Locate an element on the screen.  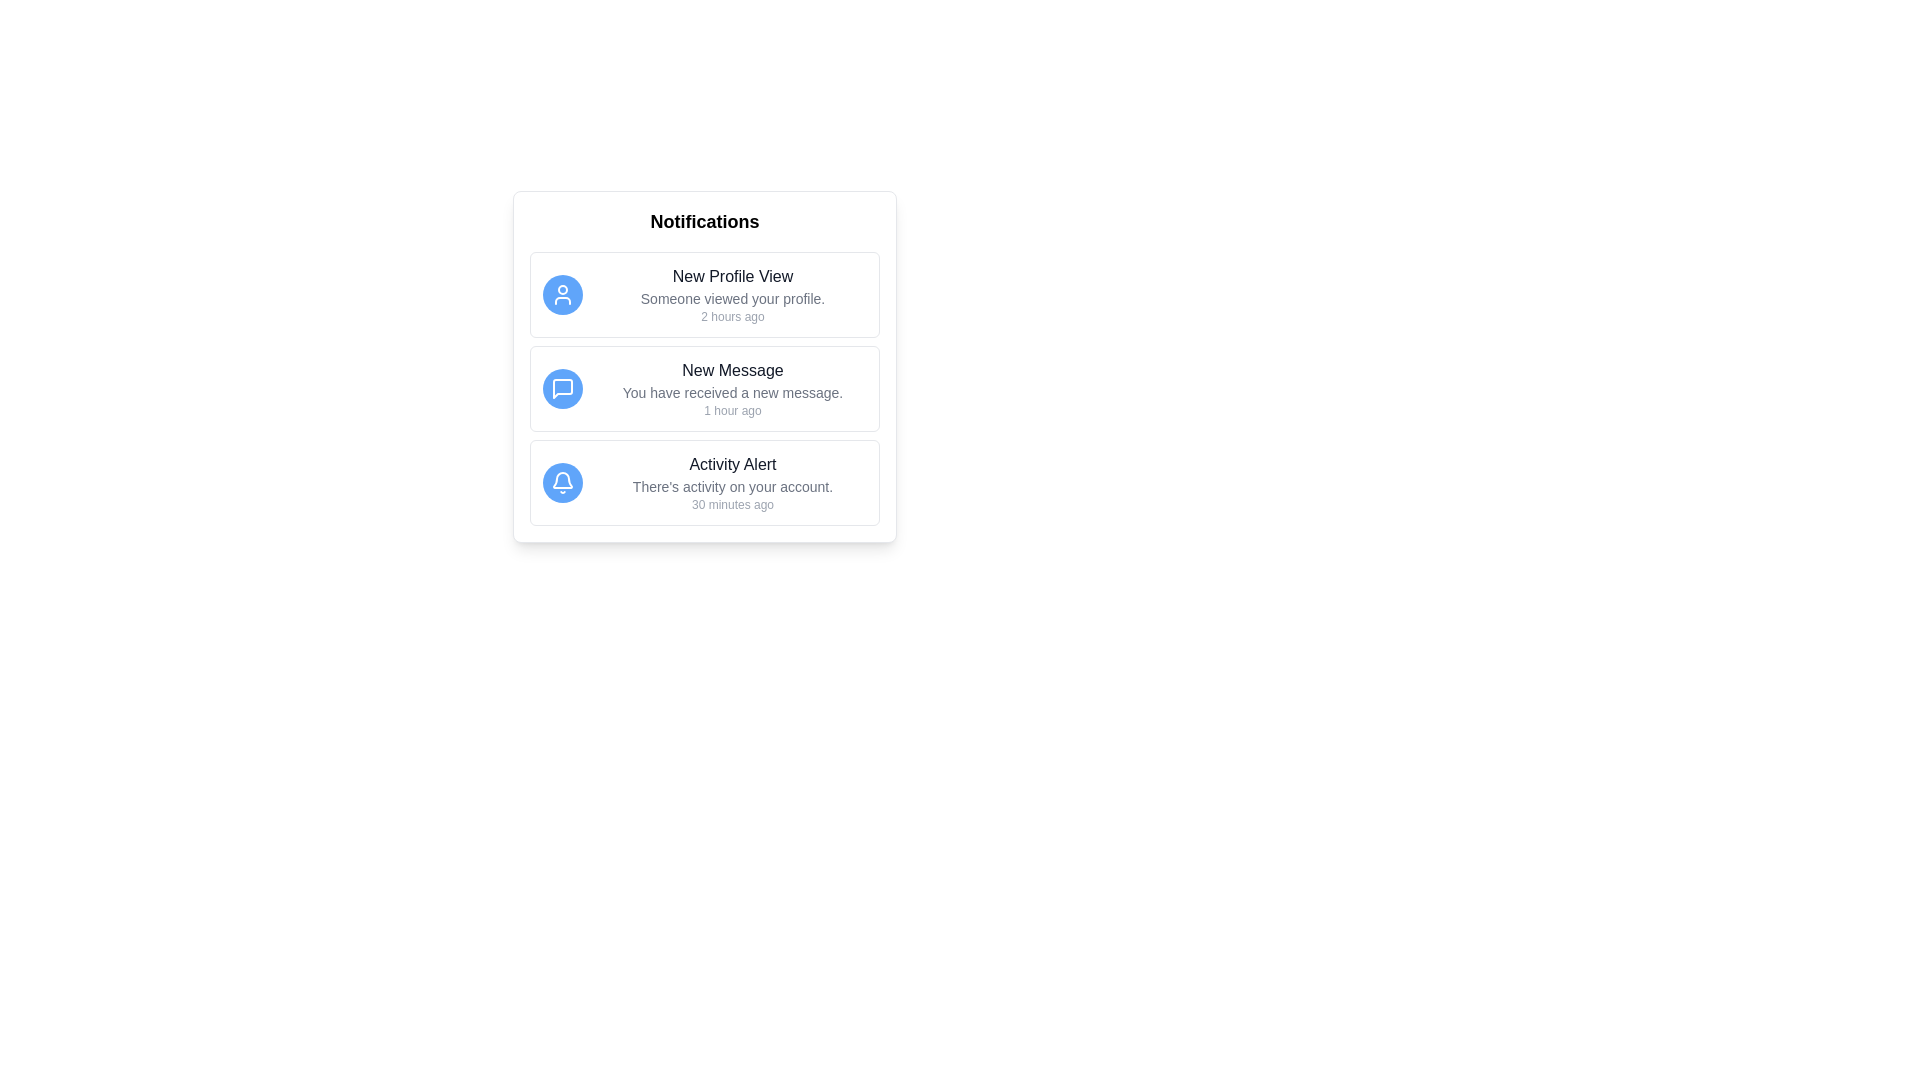
the notification bell icon, which is styled with a black outline on a circular blue background is located at coordinates (561, 482).